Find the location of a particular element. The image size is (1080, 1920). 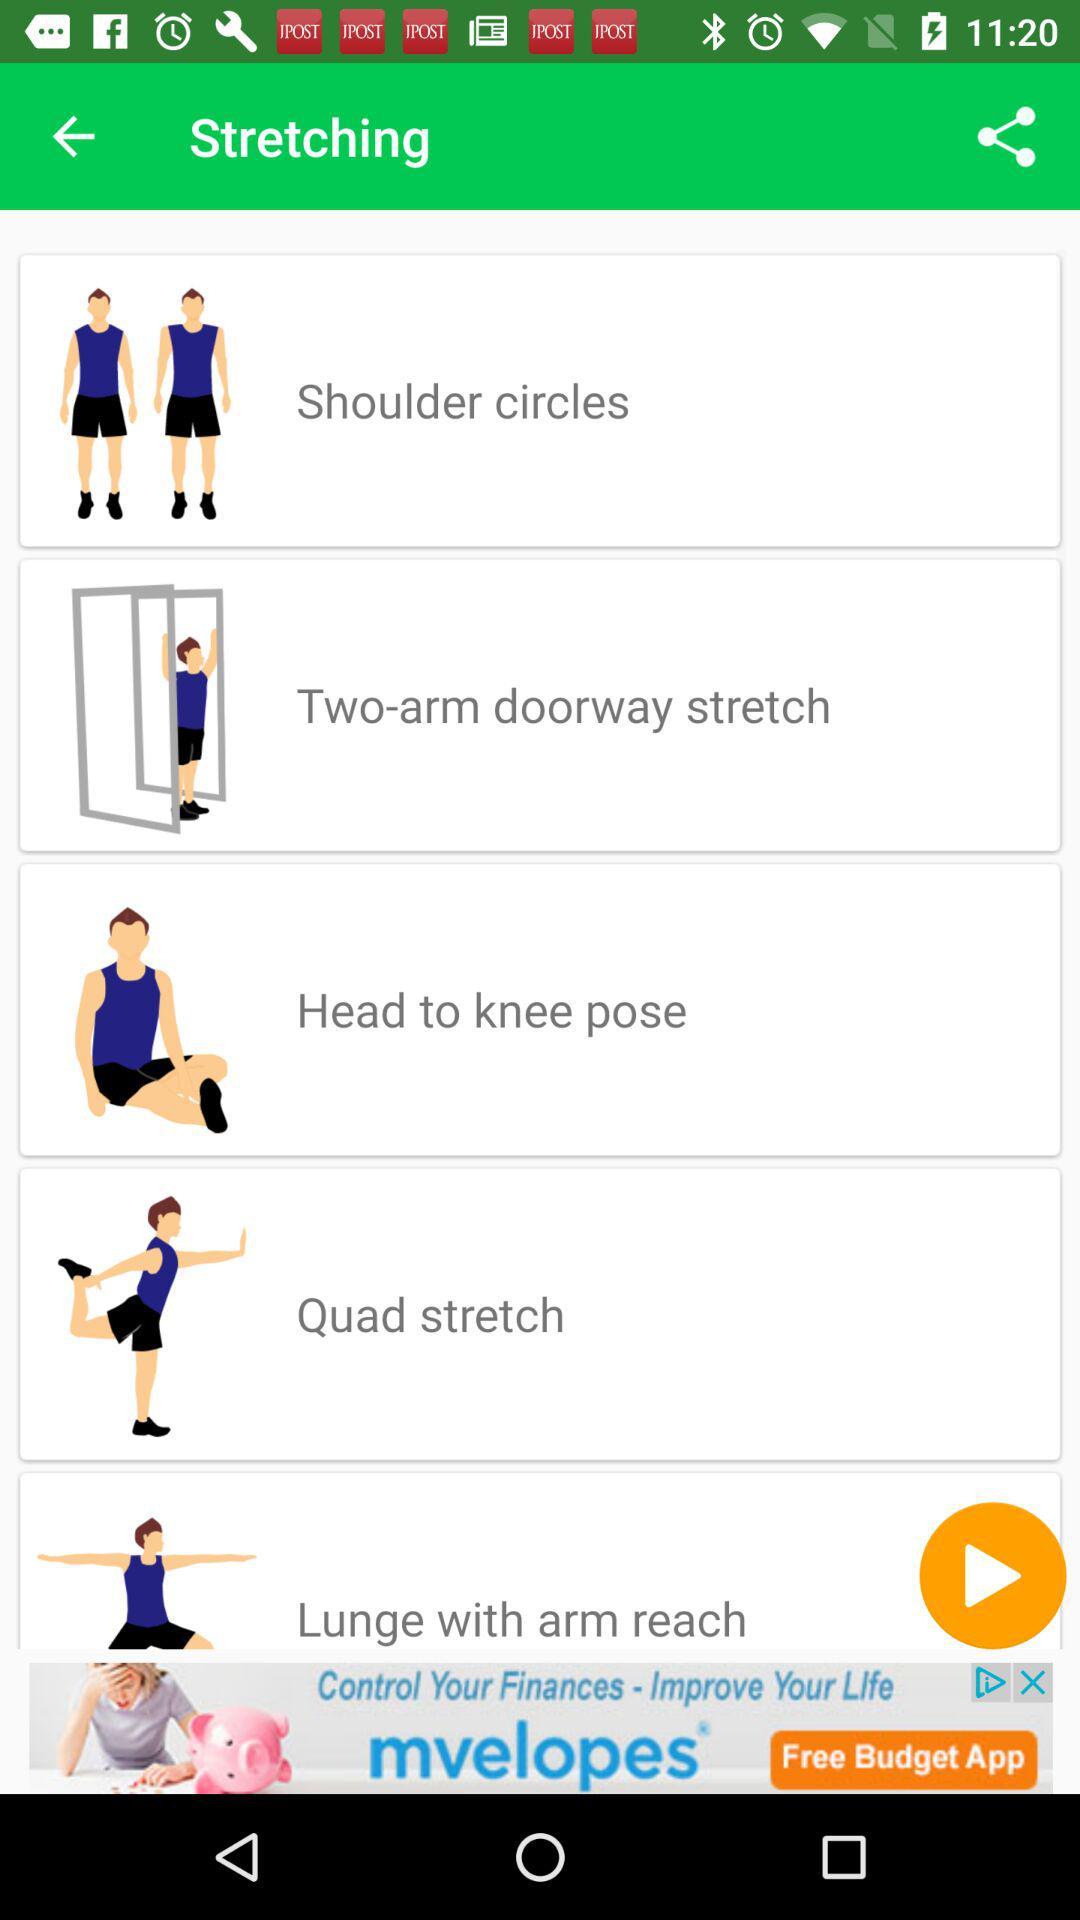

next is located at coordinates (992, 1574).